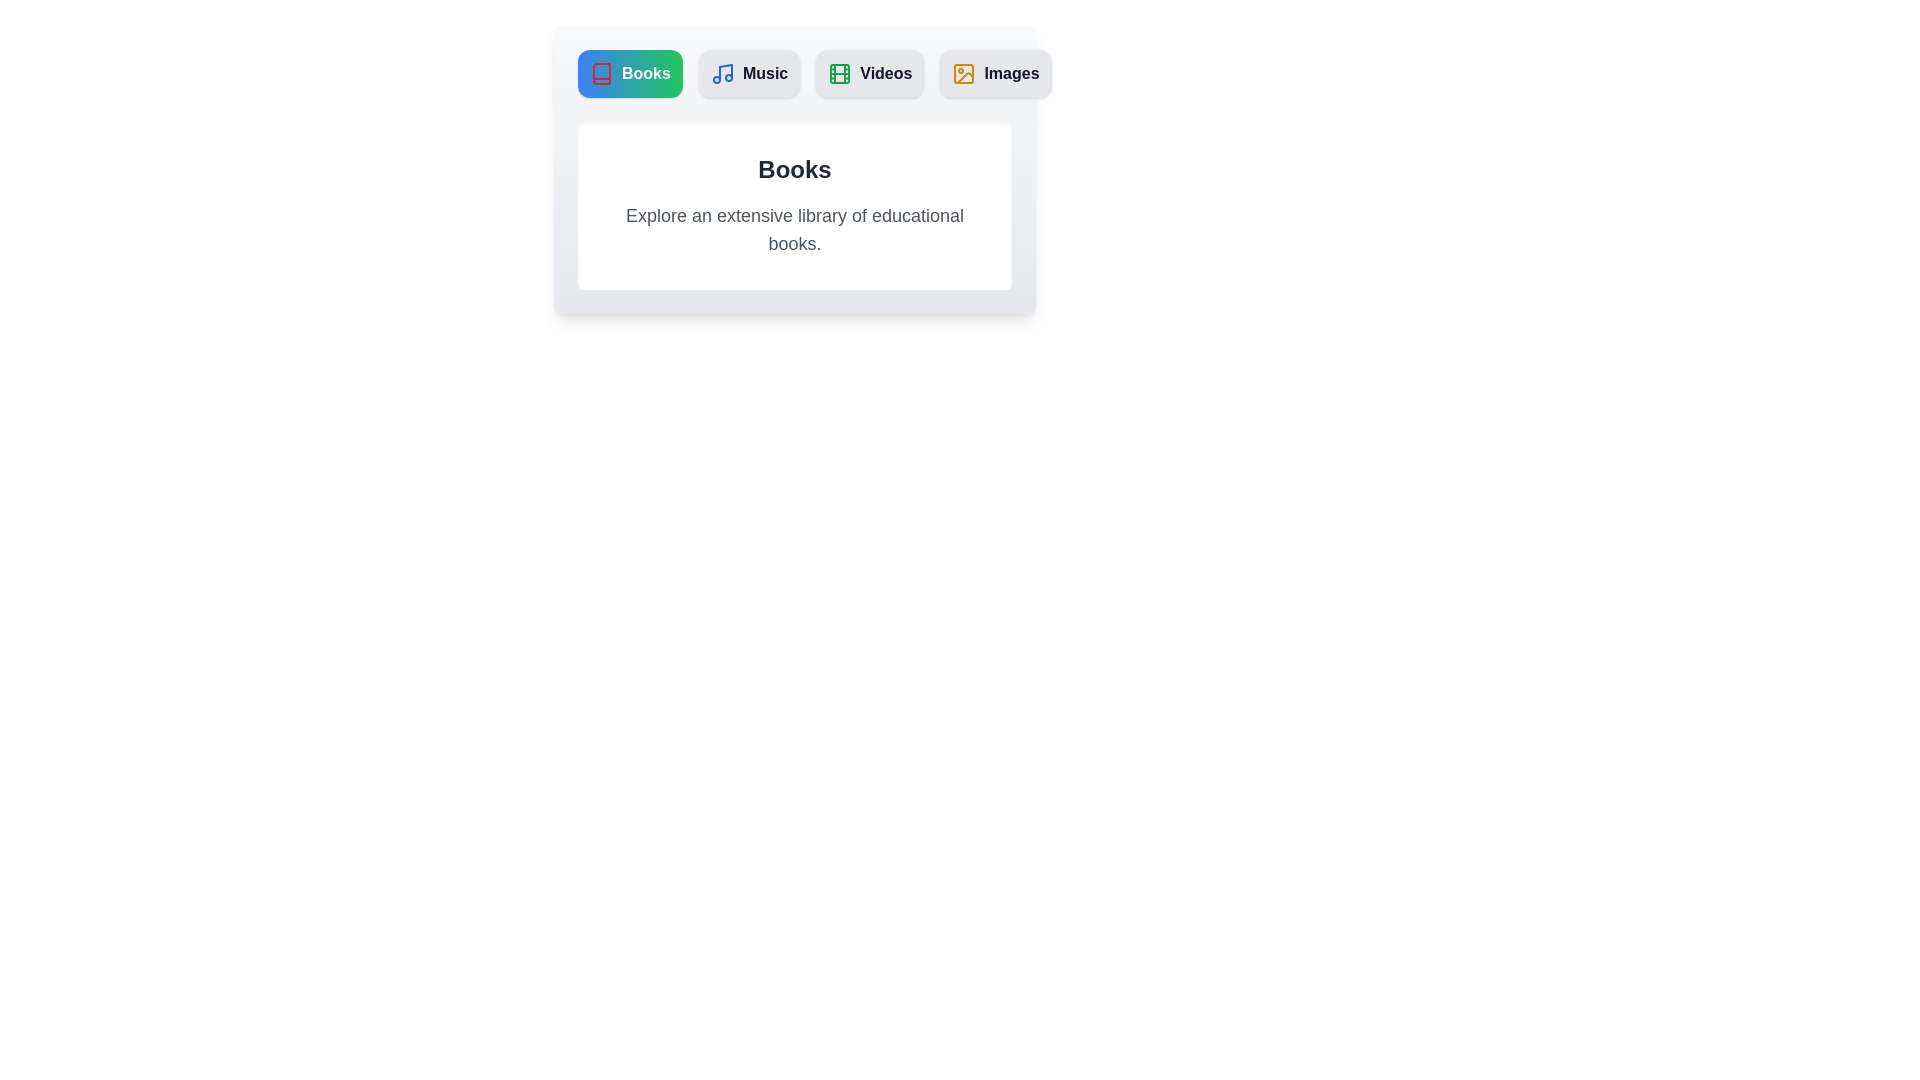 The height and width of the screenshot is (1080, 1920). What do you see at coordinates (996, 72) in the screenshot?
I see `the Images tab to switch to its content` at bounding box center [996, 72].